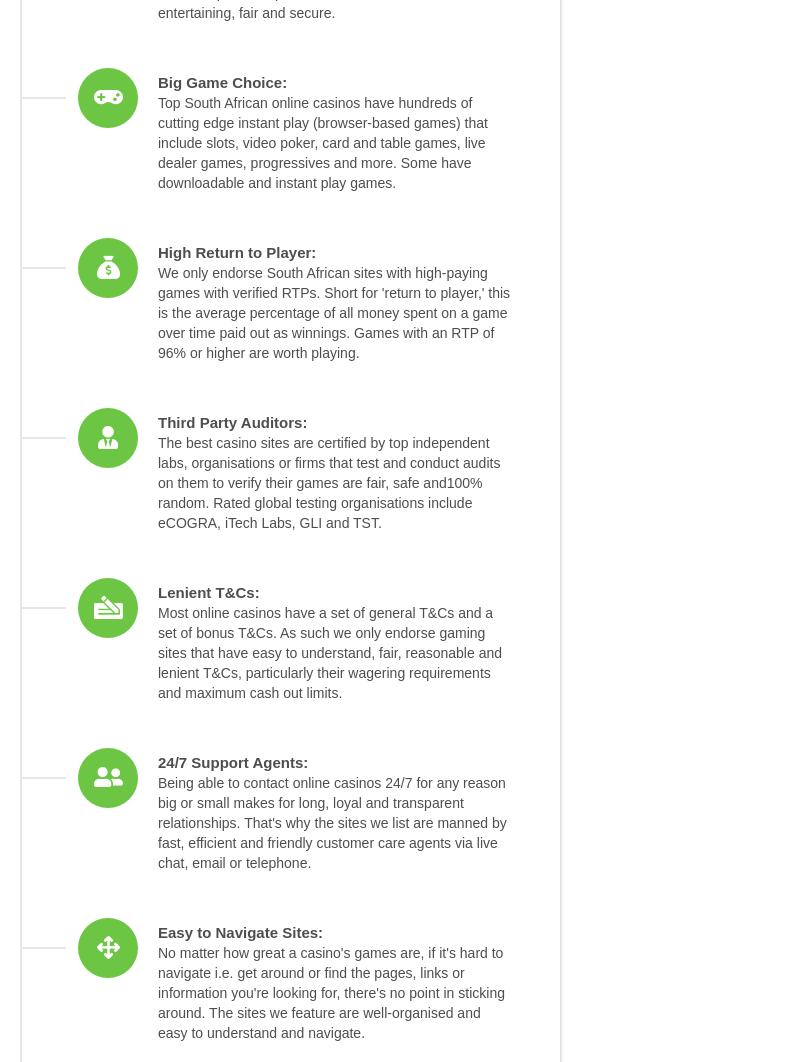 The height and width of the screenshot is (1062, 800). Describe the element at coordinates (321, 143) in the screenshot. I see `'Top South African online casinos have hundreds of cutting edge instant play (browser-based games) that include slots, video poker, card and table games, live dealer games, progressives and more. Some have downloadable and instant play games.'` at that location.